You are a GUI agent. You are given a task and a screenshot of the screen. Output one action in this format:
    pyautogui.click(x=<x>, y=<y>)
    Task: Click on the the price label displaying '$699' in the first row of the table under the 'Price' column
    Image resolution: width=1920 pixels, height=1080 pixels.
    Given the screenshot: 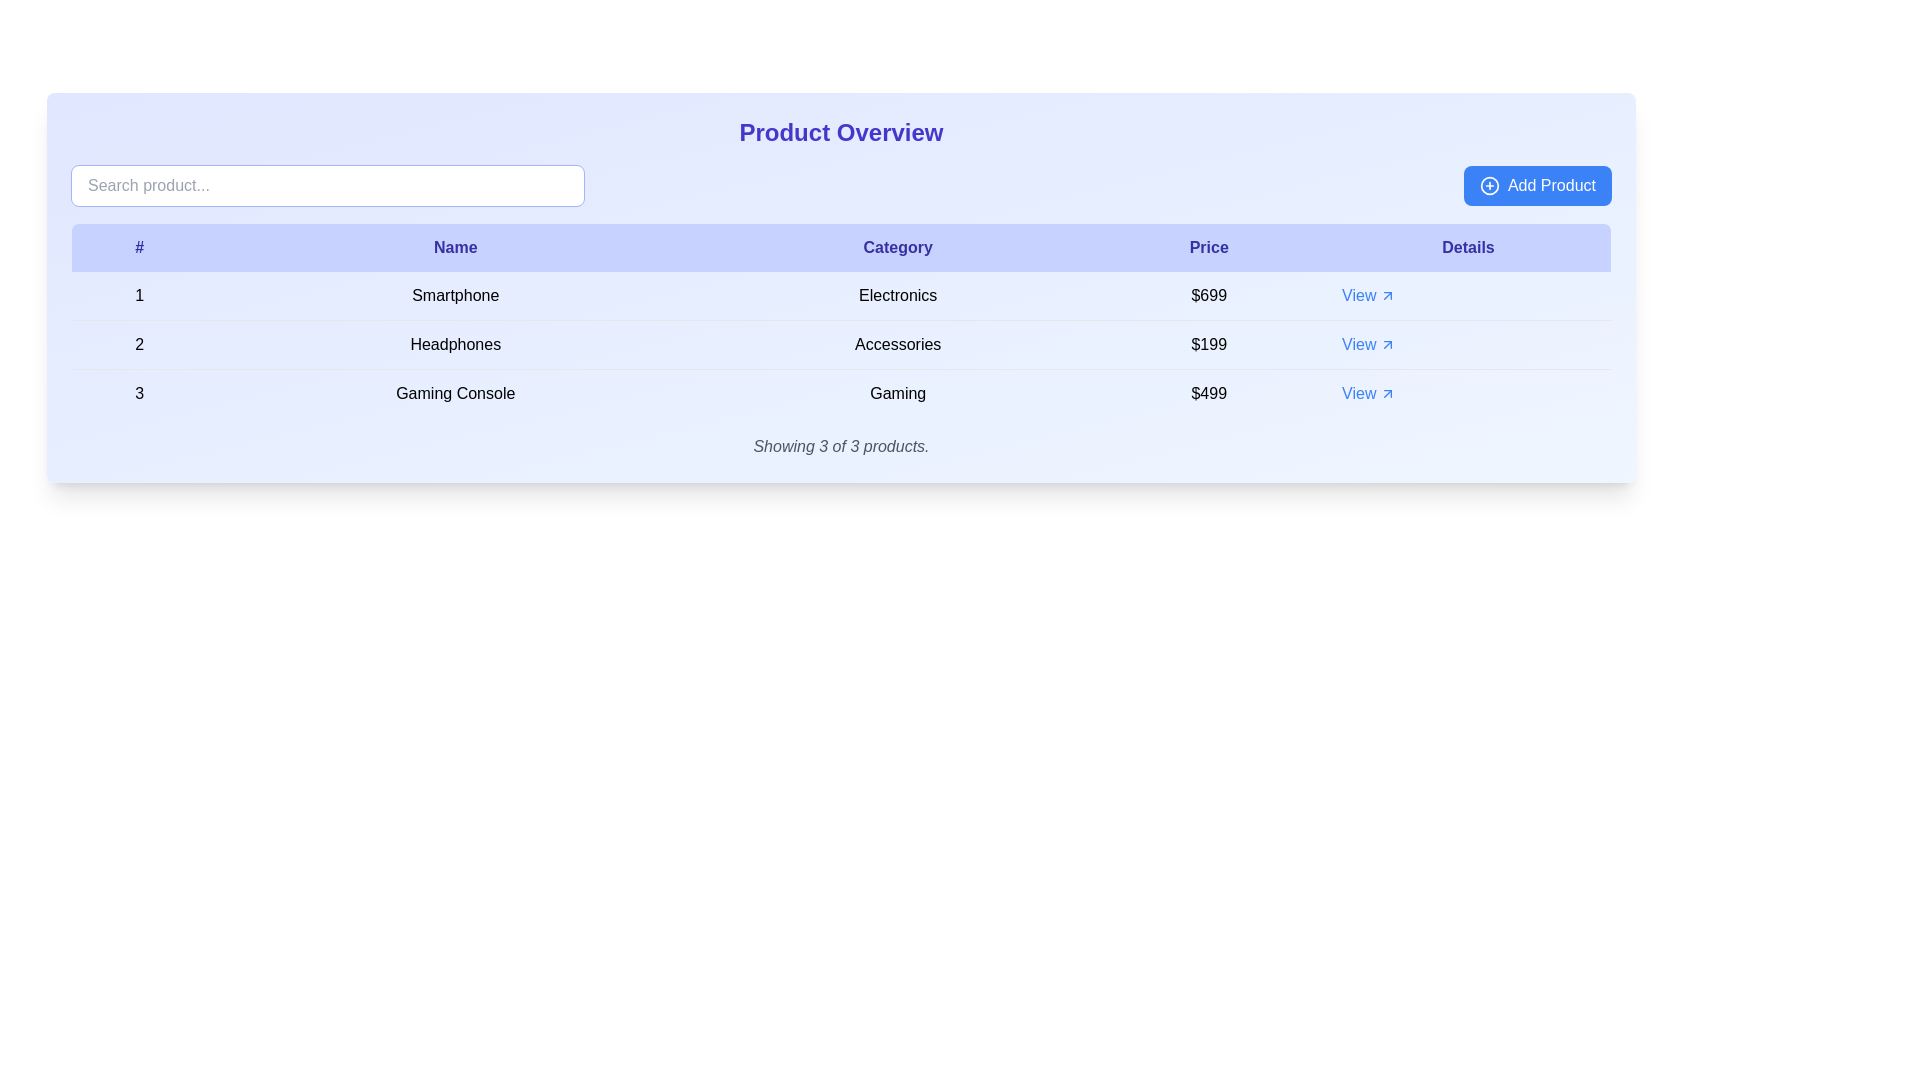 What is the action you would take?
    pyautogui.click(x=1208, y=296)
    